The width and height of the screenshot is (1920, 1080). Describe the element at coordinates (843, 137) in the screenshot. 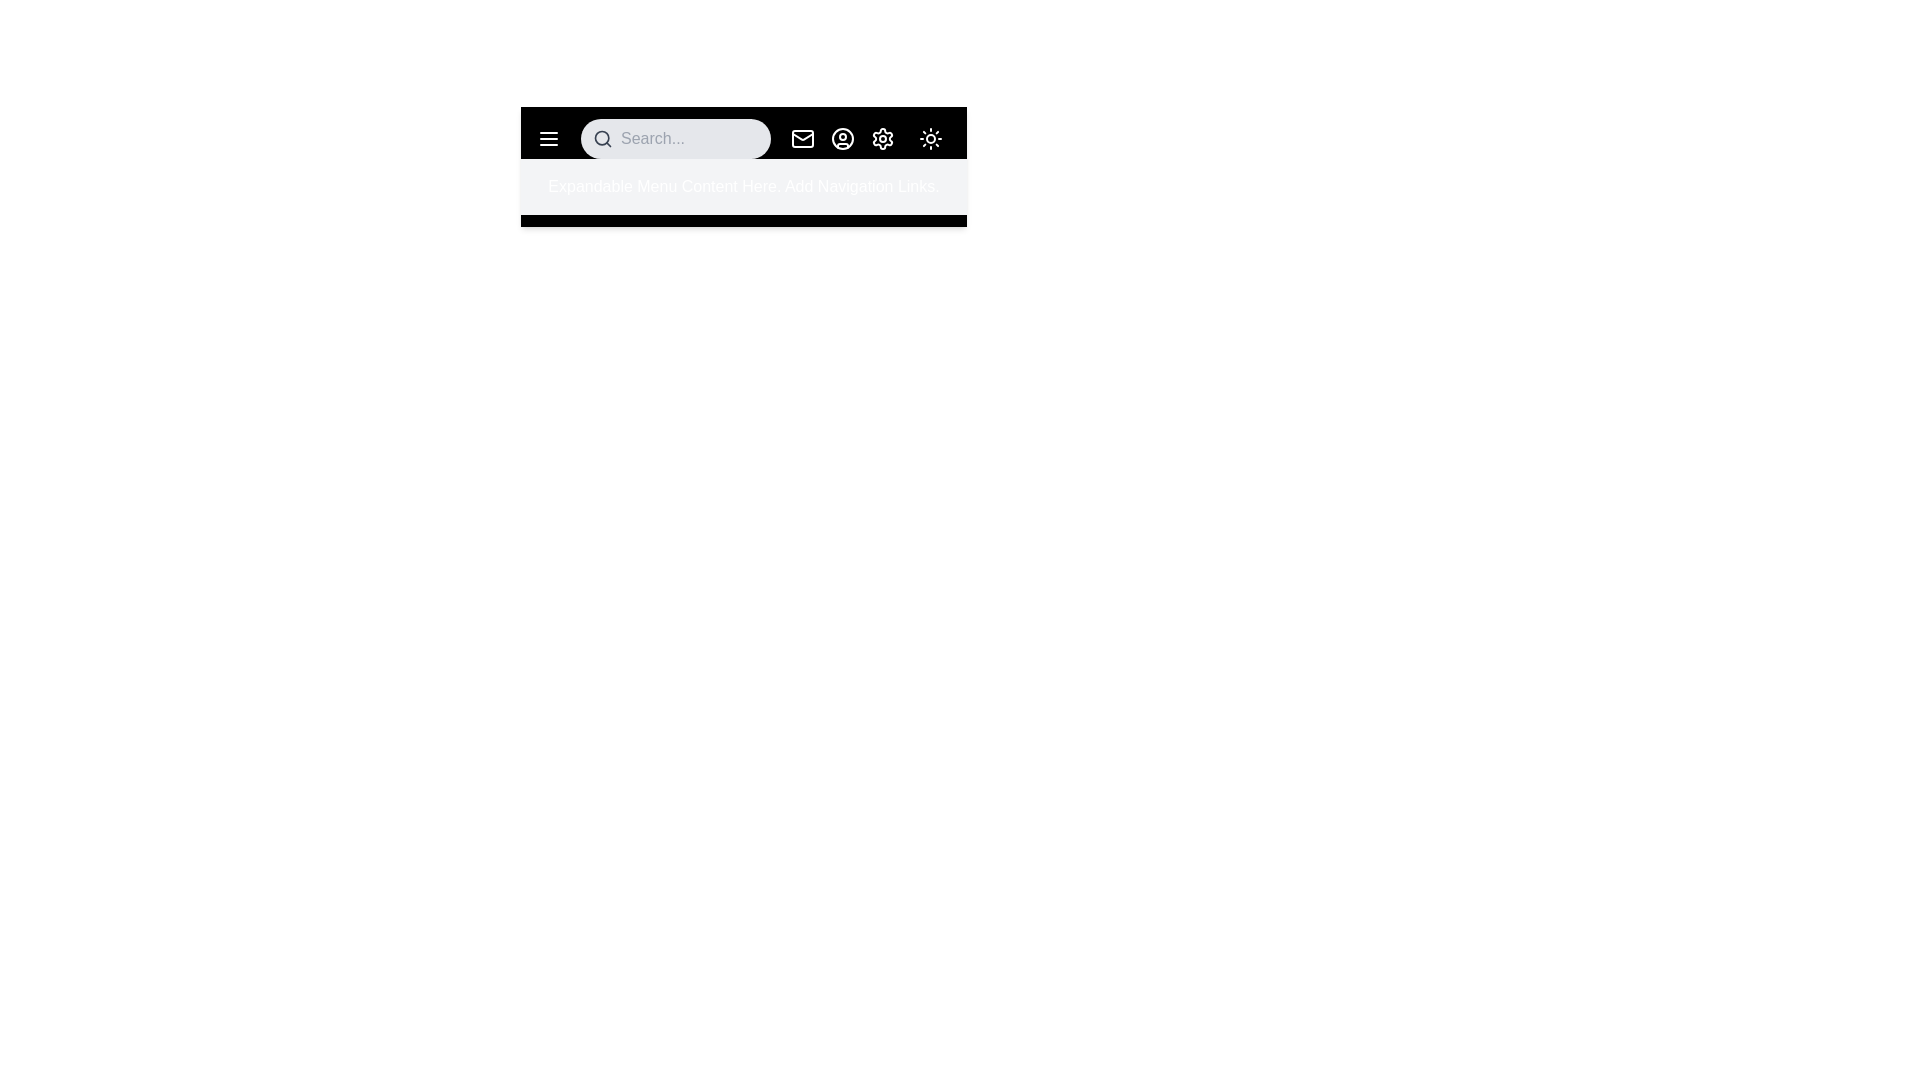

I see `the user icon to access profile-related actions` at that location.